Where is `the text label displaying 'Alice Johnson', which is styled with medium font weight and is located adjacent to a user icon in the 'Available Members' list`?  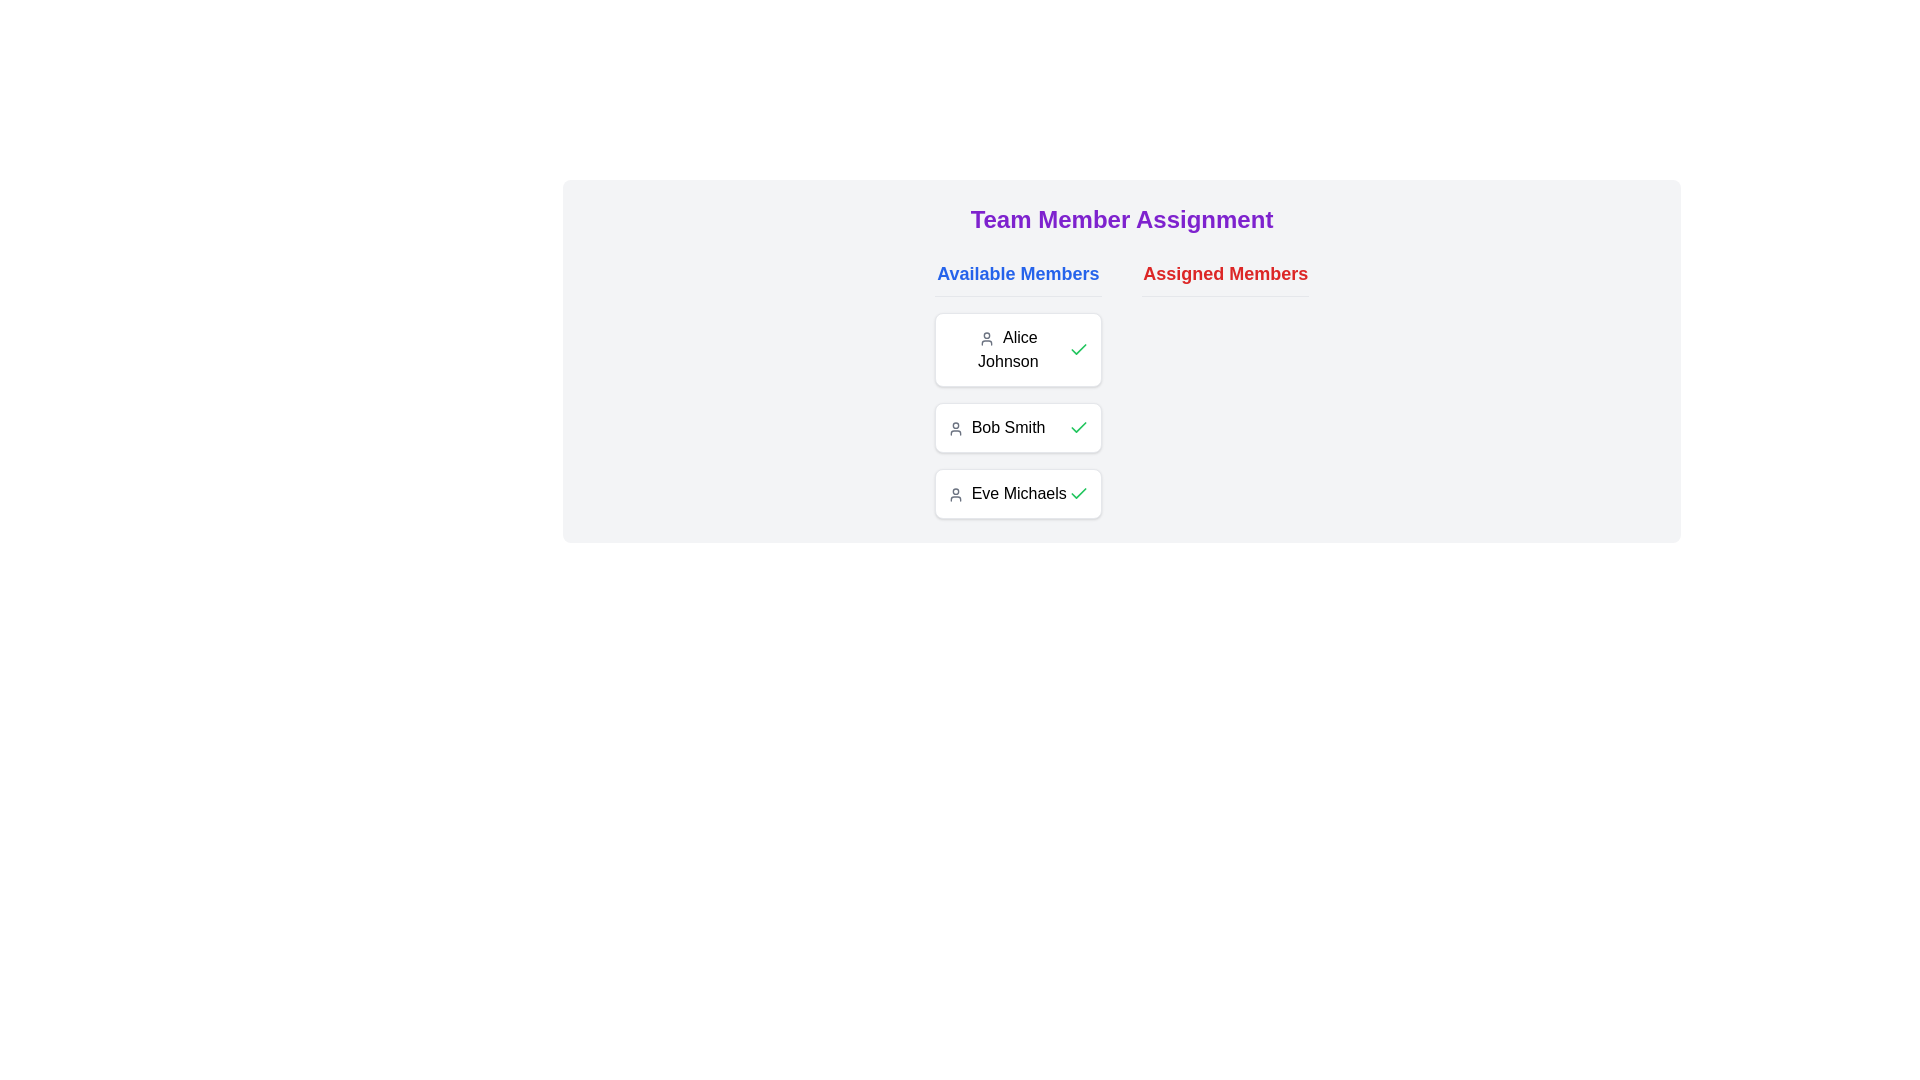 the text label displaying 'Alice Johnson', which is styled with medium font weight and is located adjacent to a user icon in the 'Available Members' list is located at coordinates (1008, 348).